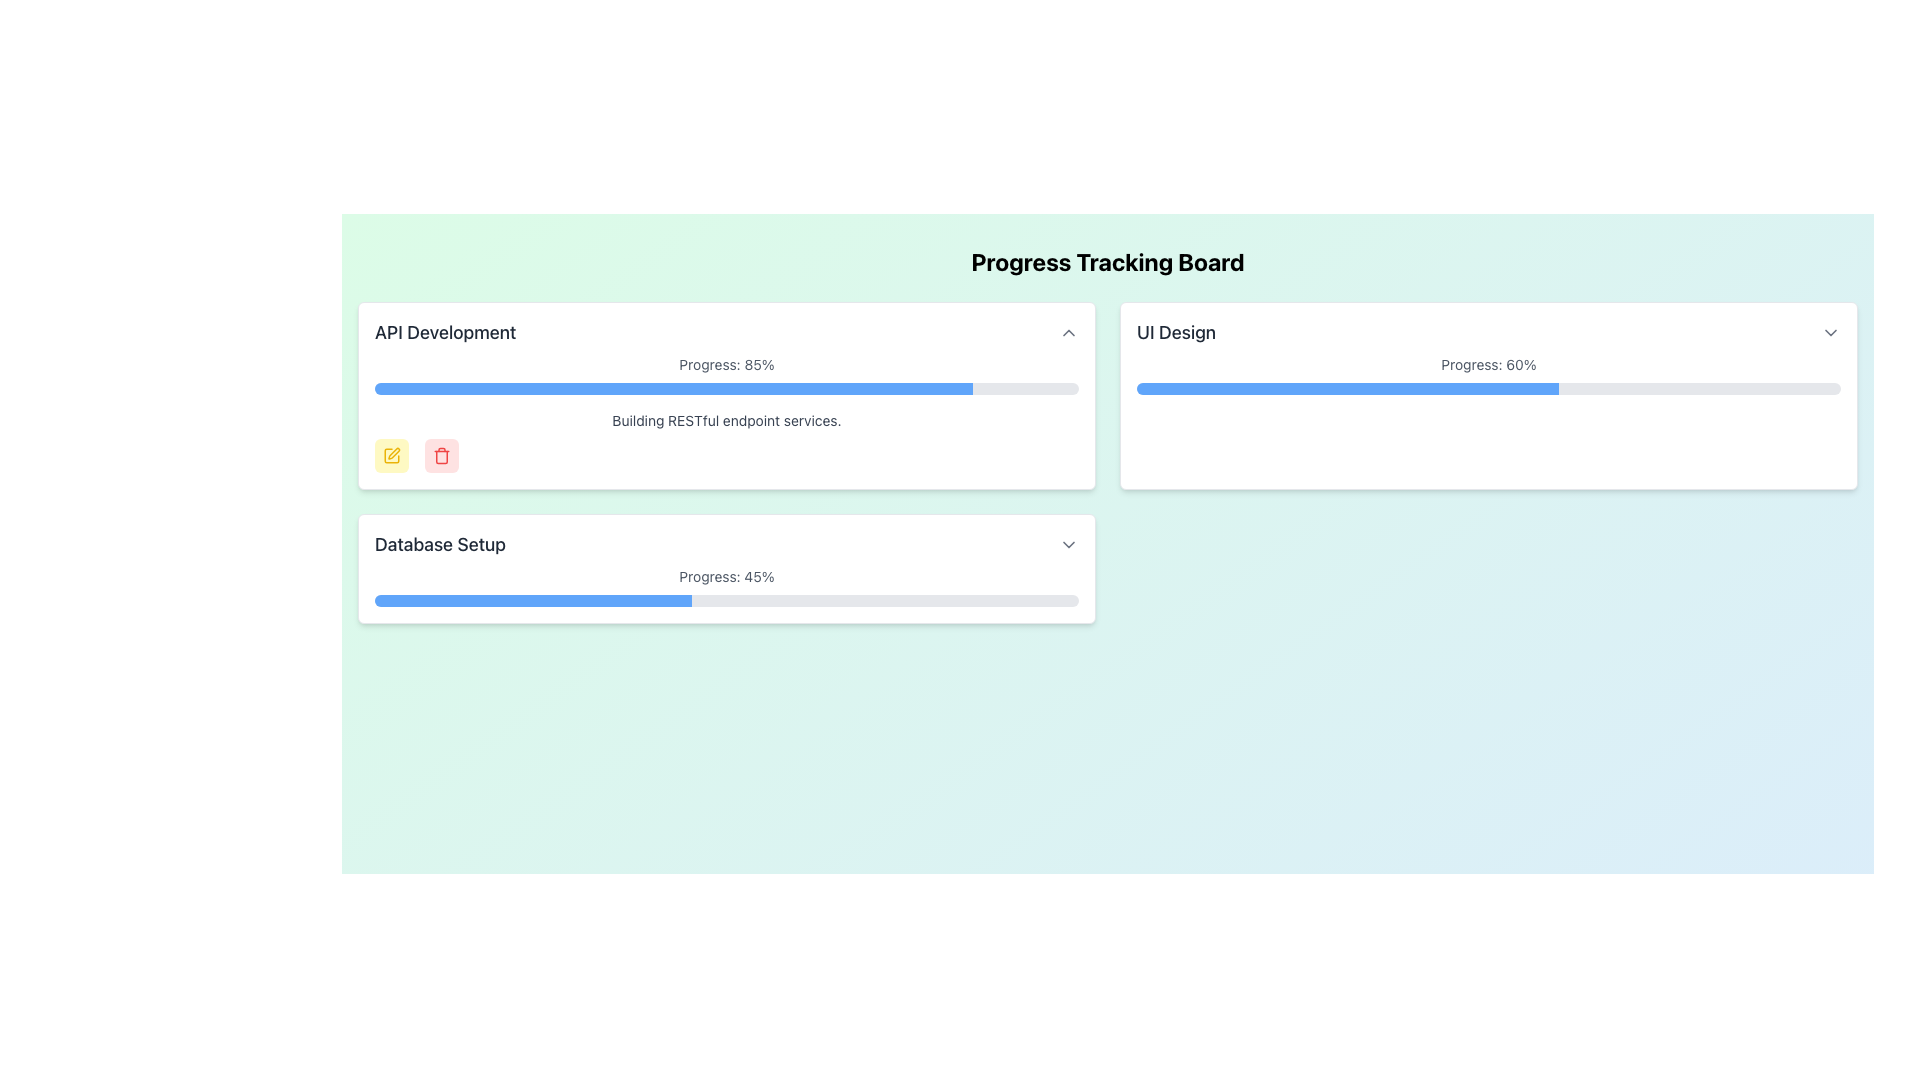 This screenshot has height=1080, width=1920. Describe the element at coordinates (392, 455) in the screenshot. I see `the small button with rounded corners and a light yellow background featuring a pencil icon` at that location.